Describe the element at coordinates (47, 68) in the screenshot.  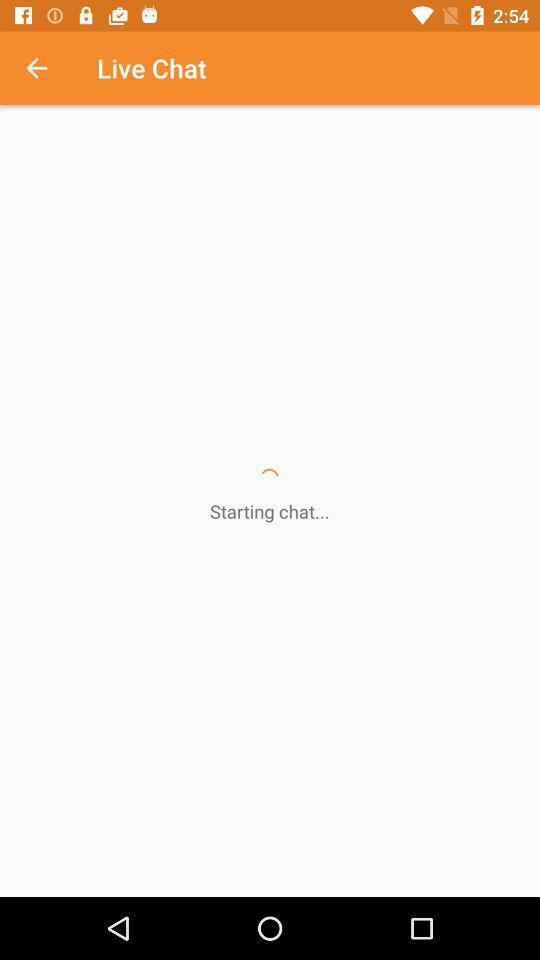
I see `previous` at that location.